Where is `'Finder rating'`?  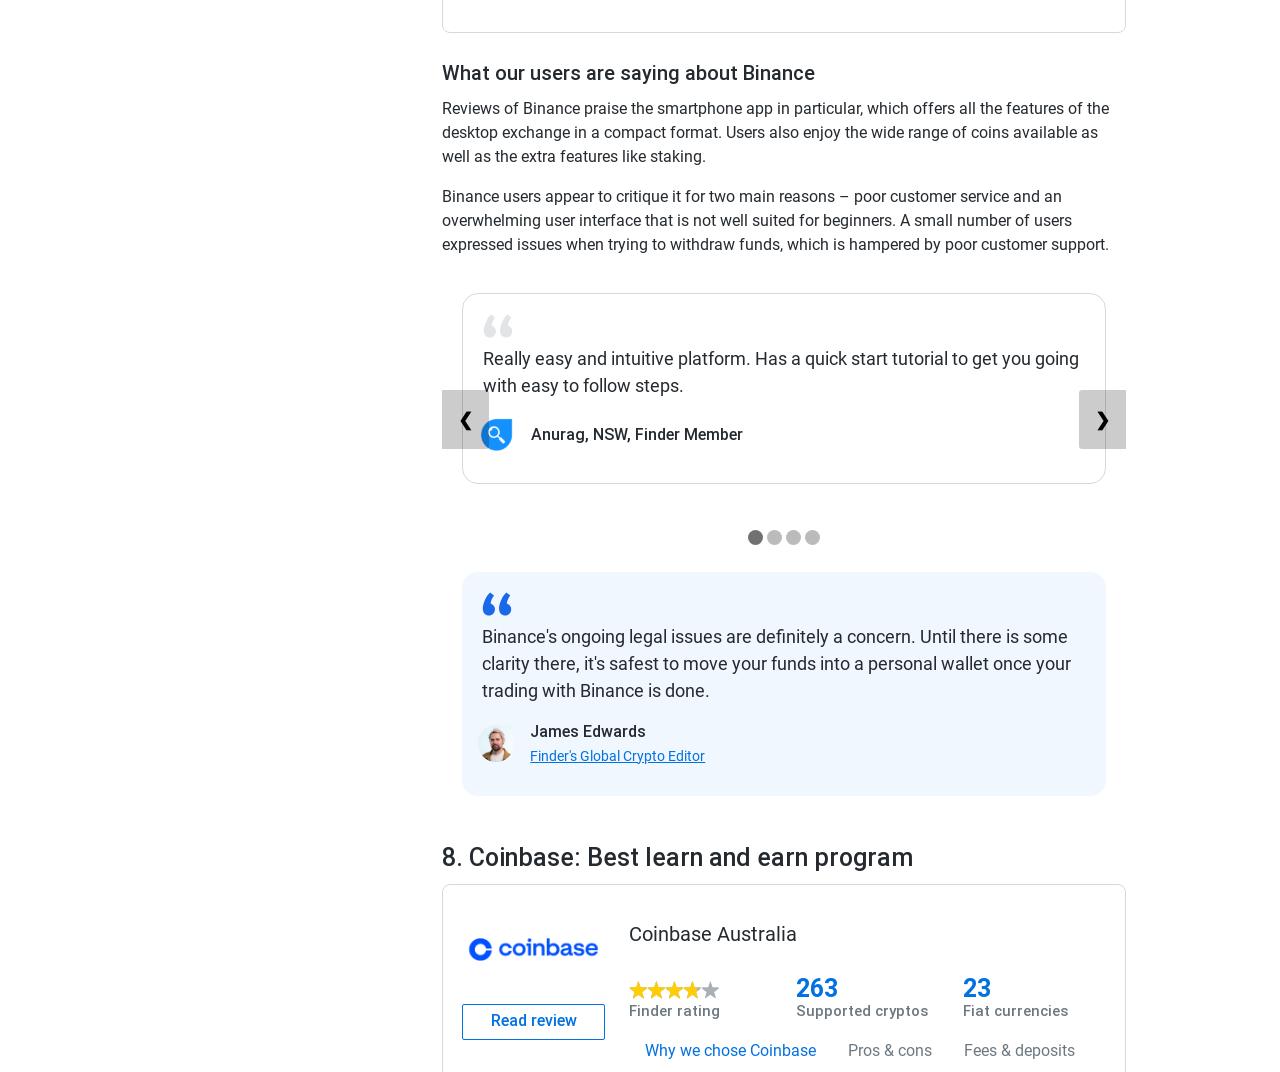
'Finder rating' is located at coordinates (674, 1011).